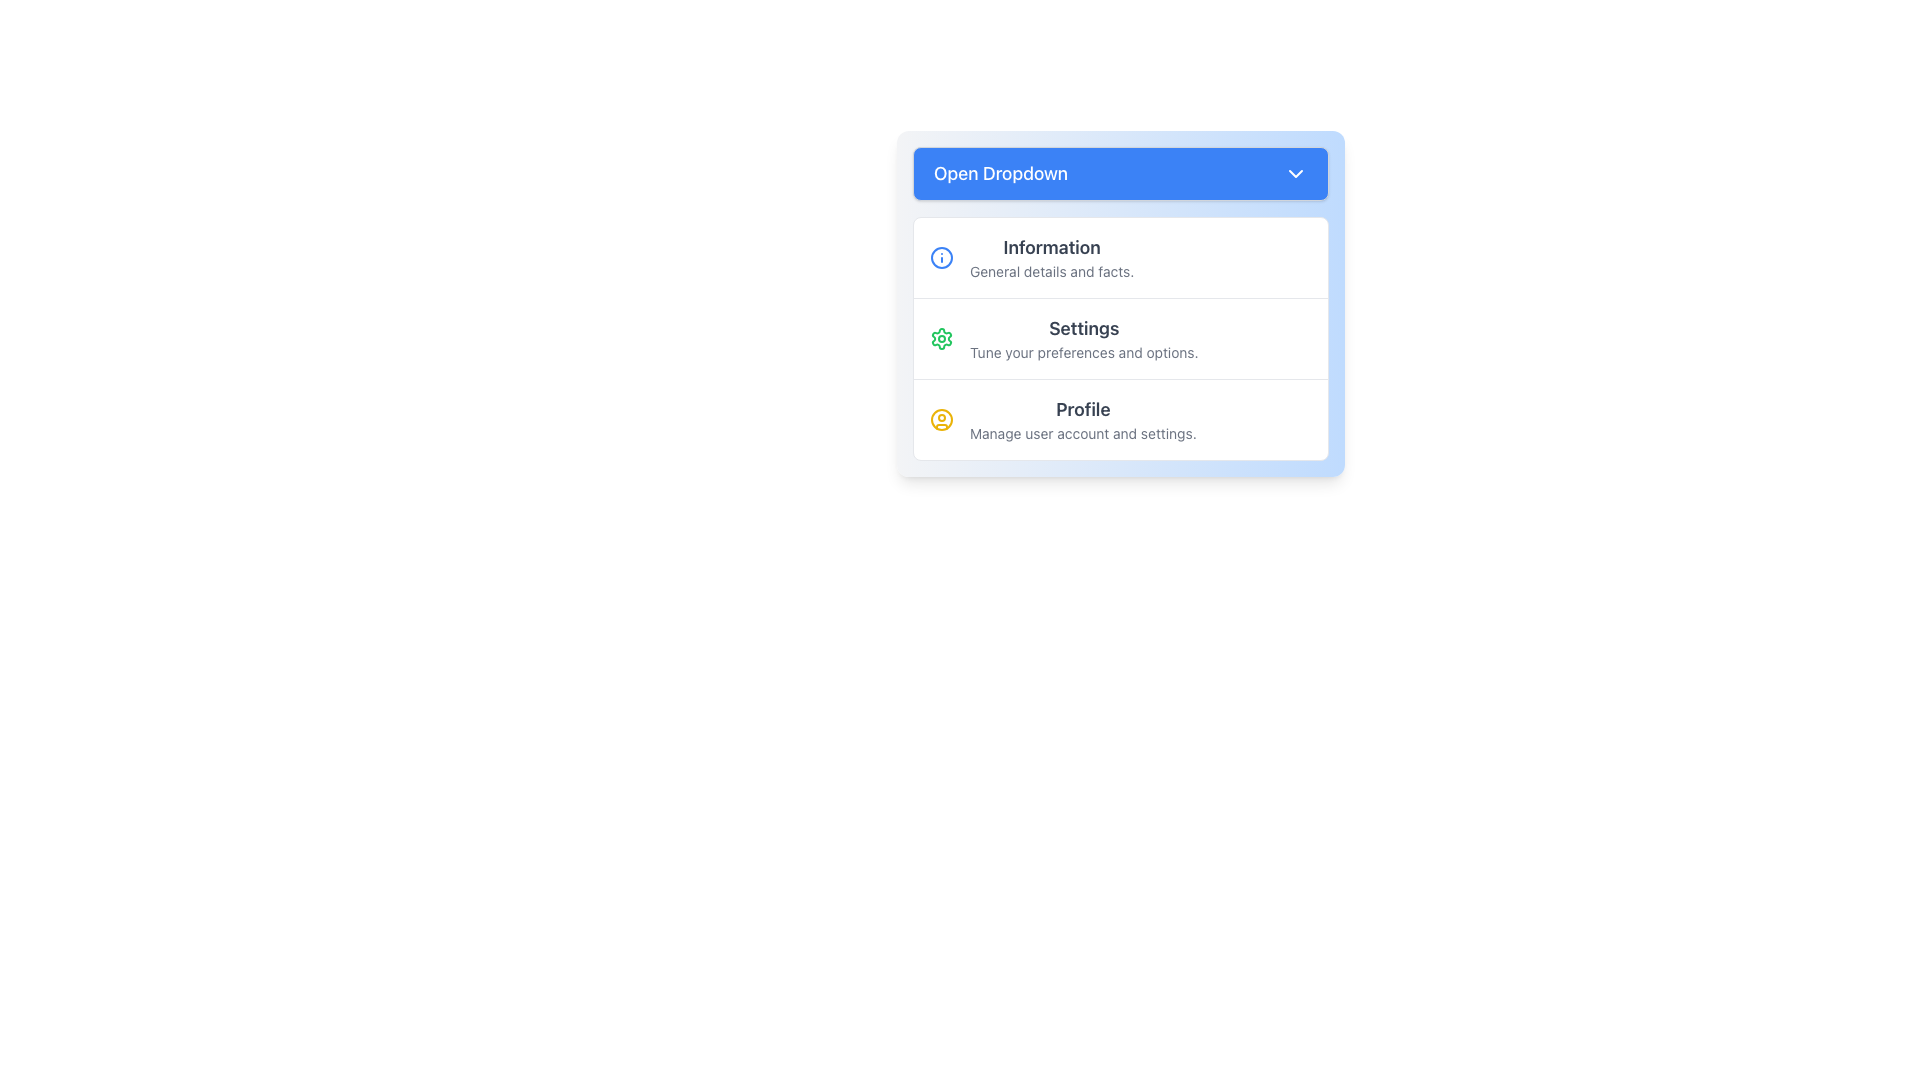 The height and width of the screenshot is (1080, 1920). I want to click on the 'Profile' option represented by the icon located within the dropdown menu, positioned to the far left of the 'Profile' menu option, so click(940, 419).